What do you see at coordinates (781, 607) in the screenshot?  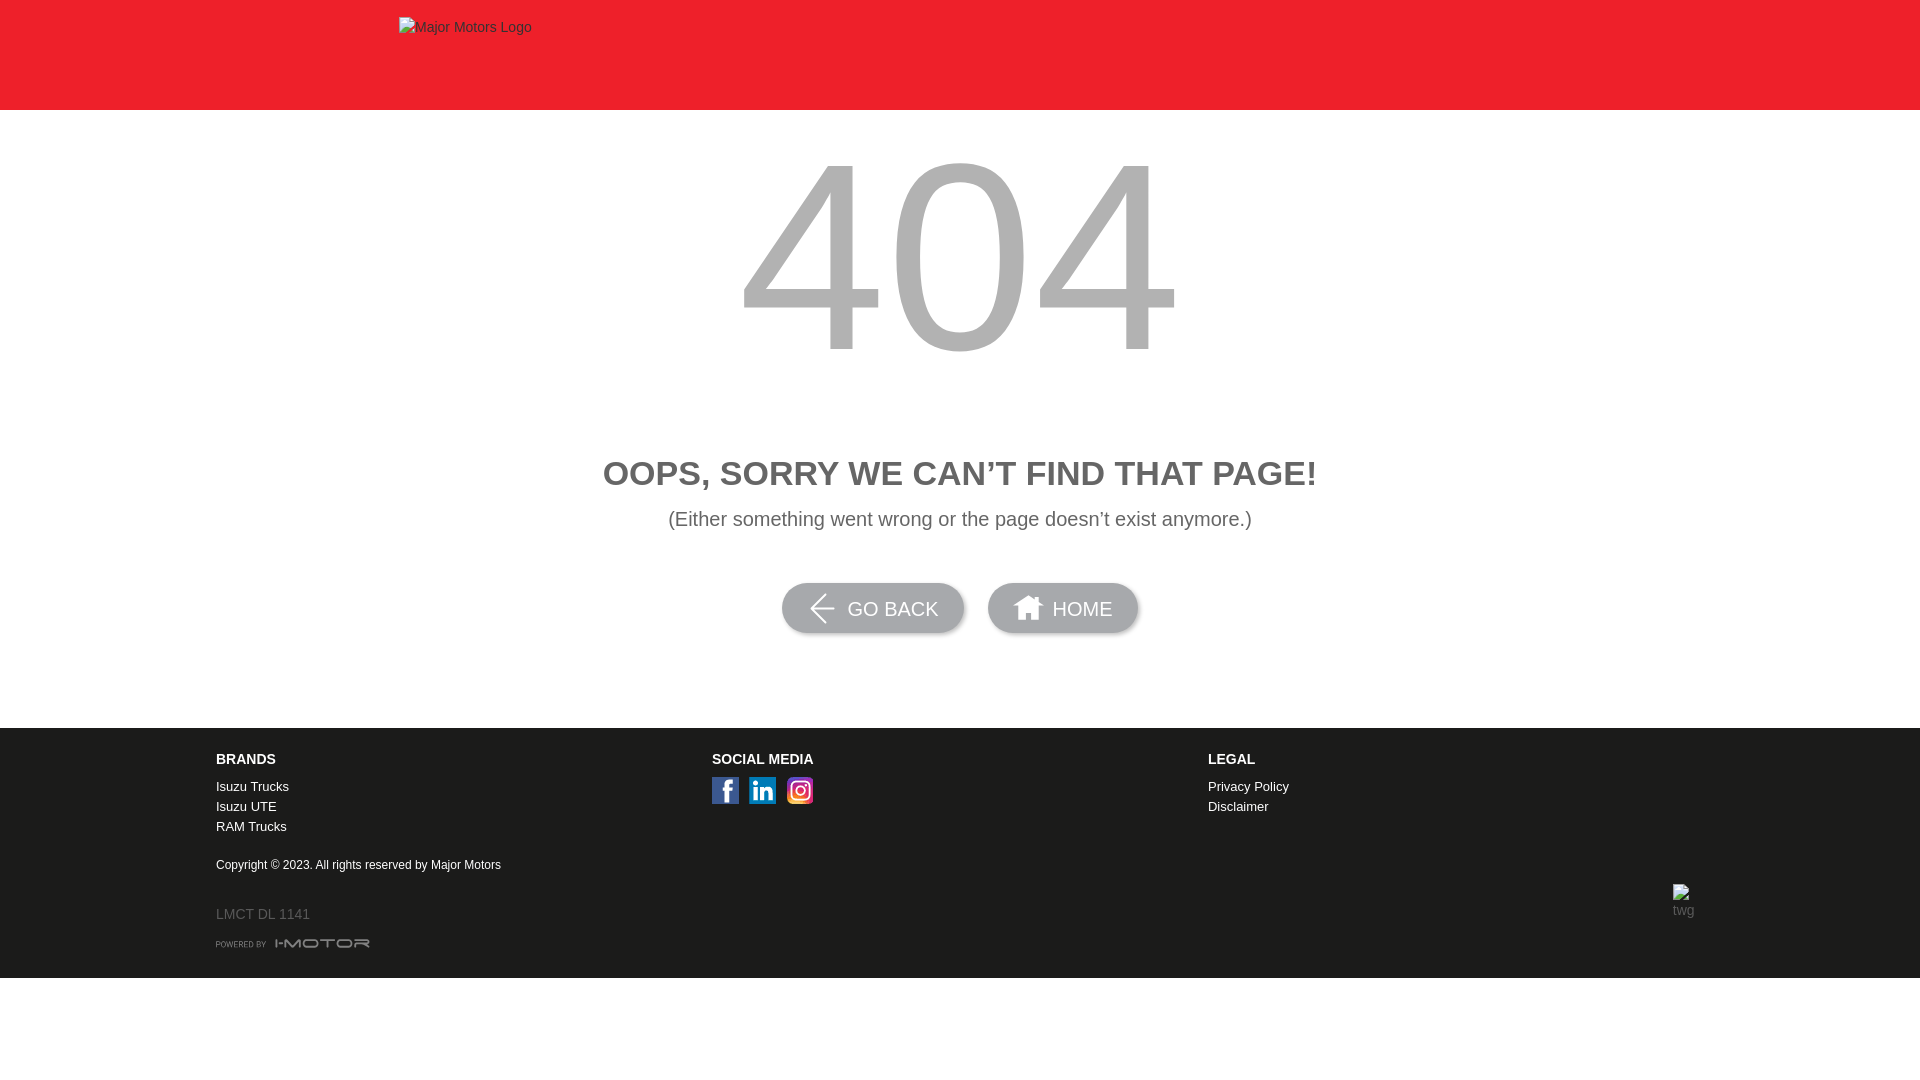 I see `'GO BACK'` at bounding box center [781, 607].